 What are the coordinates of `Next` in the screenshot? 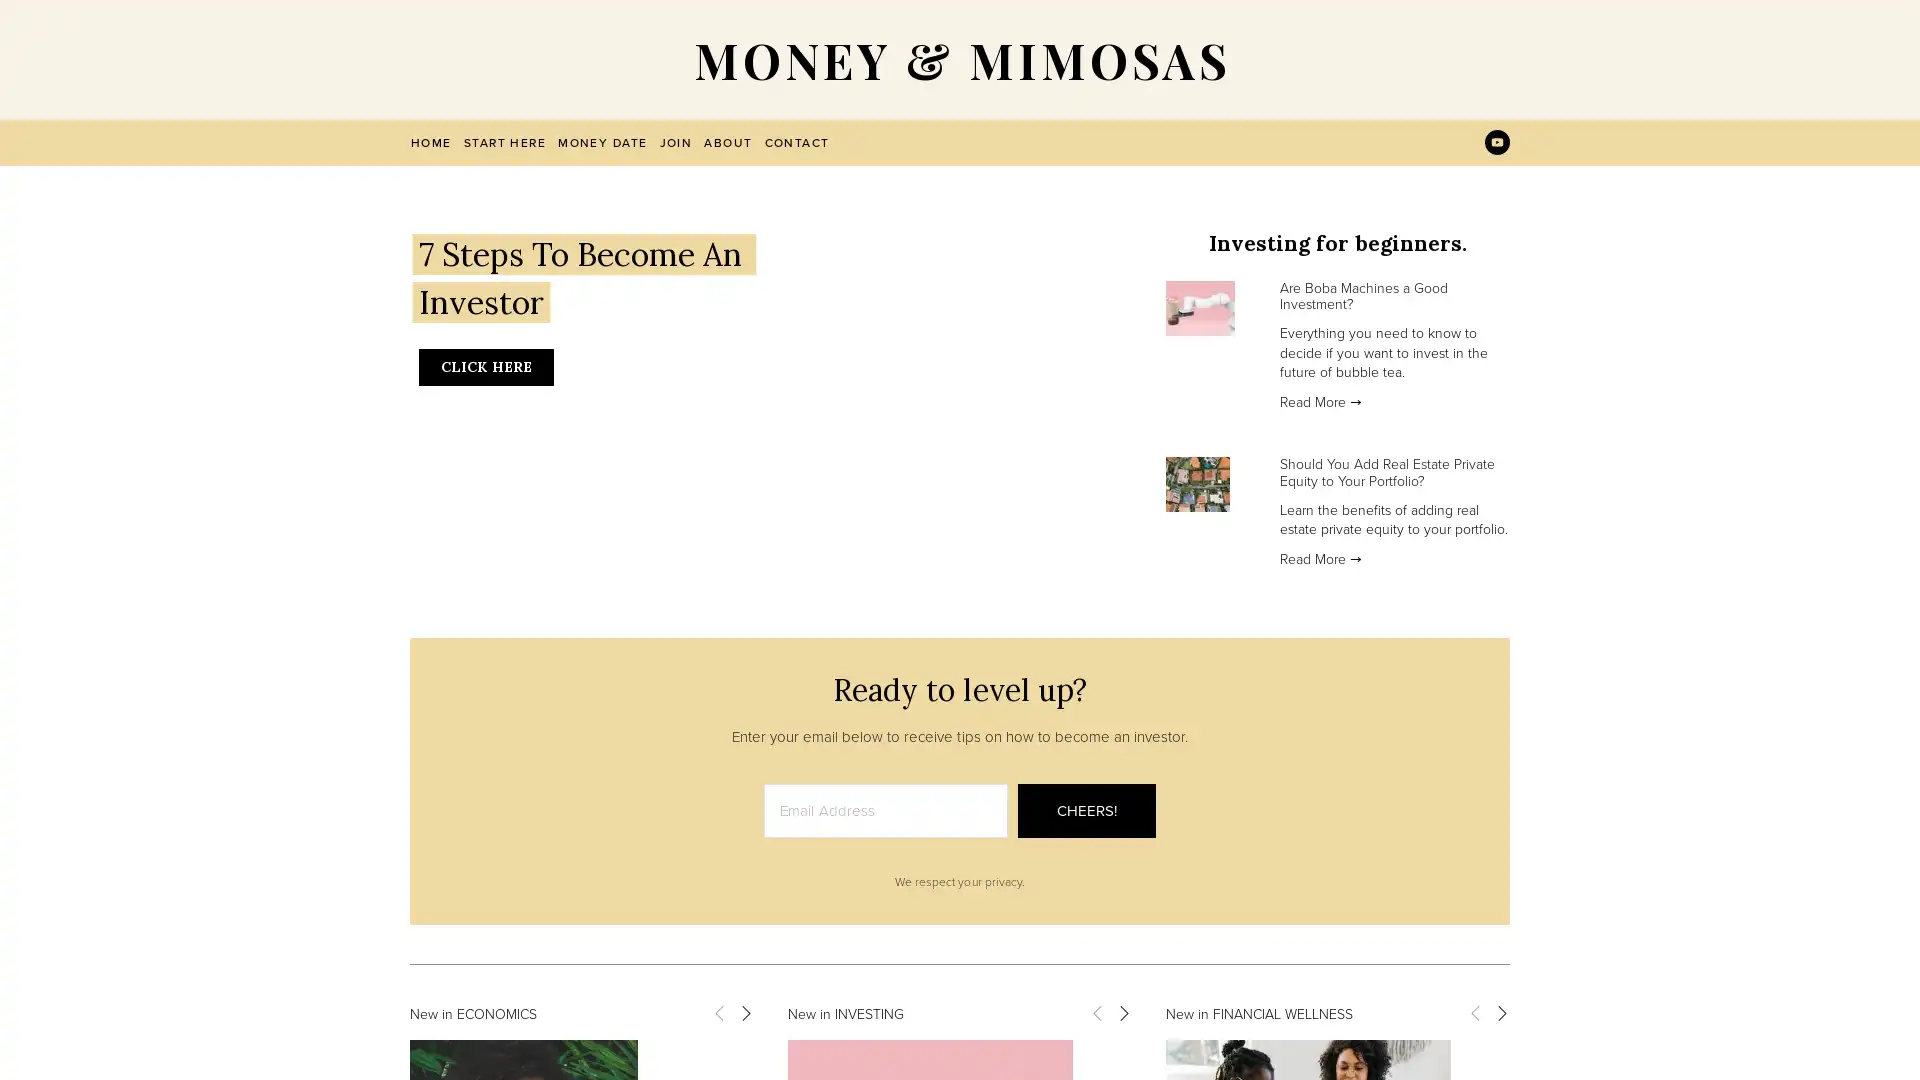 It's located at (1123, 1011).